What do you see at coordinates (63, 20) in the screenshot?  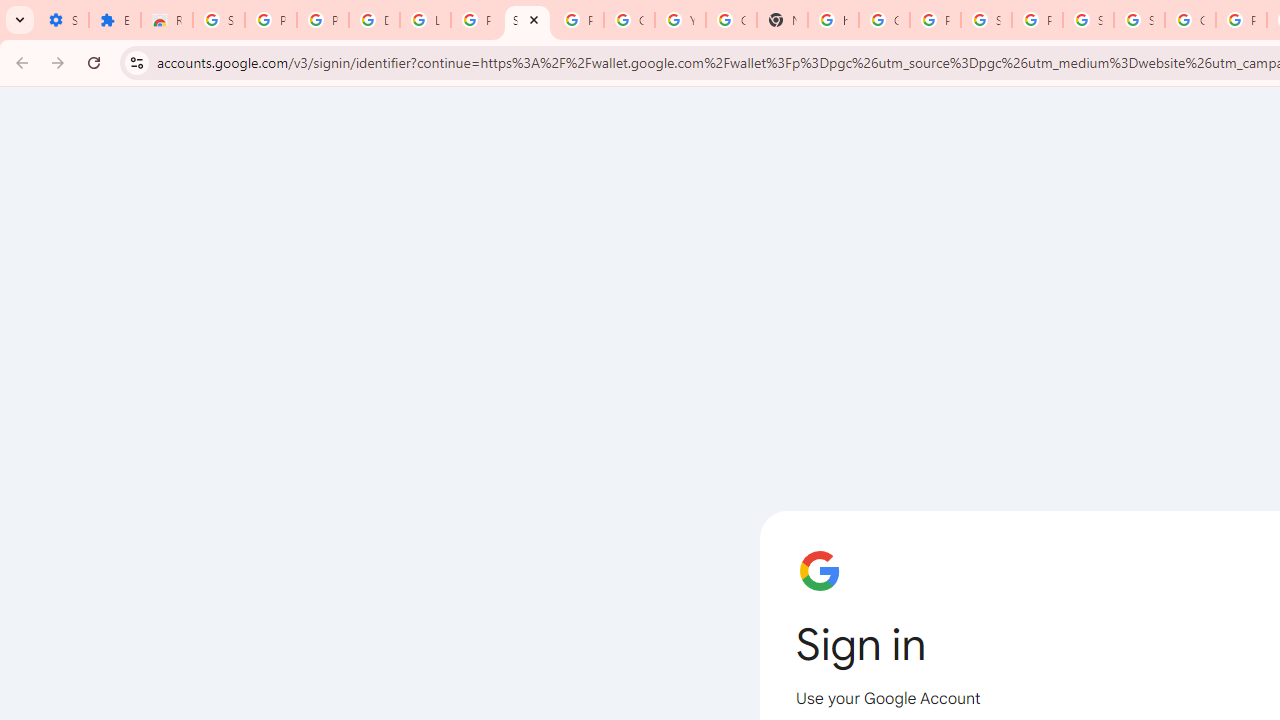 I see `'Settings - On startup'` at bounding box center [63, 20].